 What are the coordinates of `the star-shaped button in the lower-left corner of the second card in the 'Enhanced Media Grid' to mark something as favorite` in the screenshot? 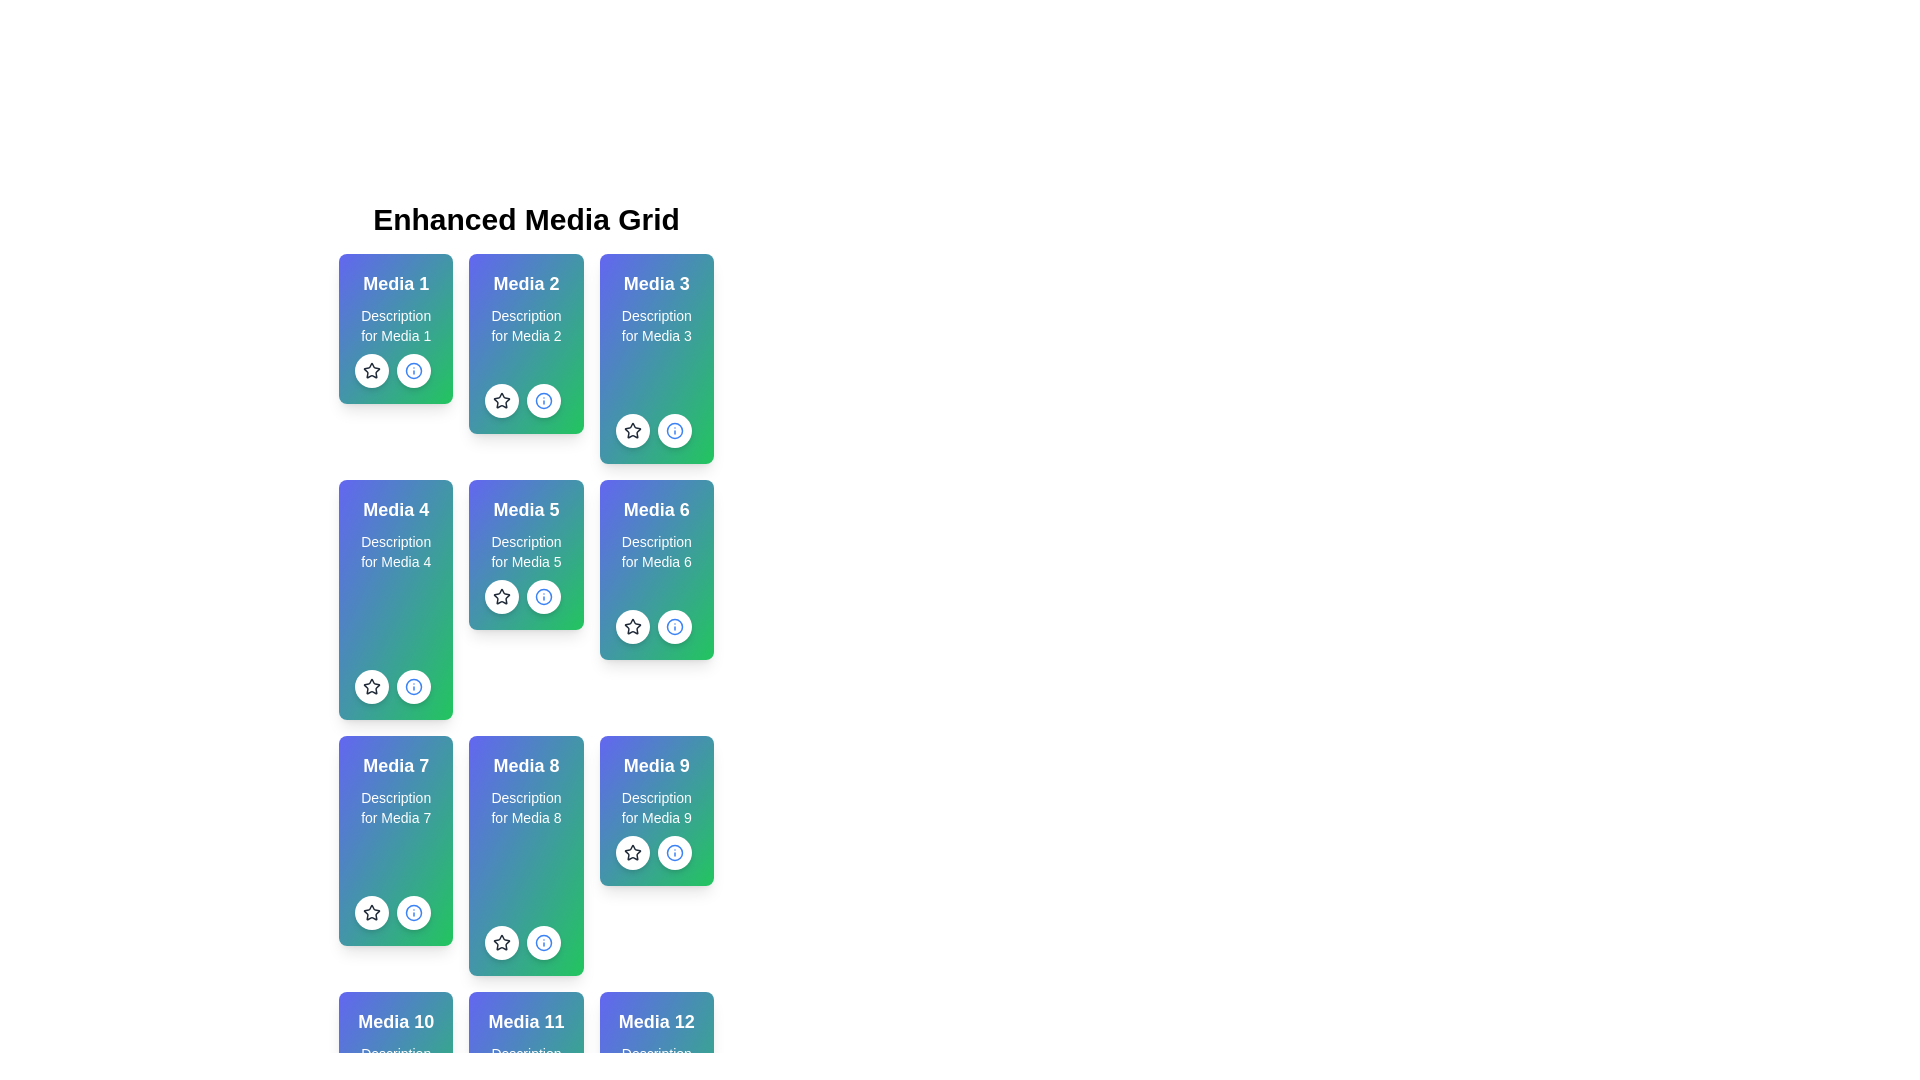 It's located at (502, 401).